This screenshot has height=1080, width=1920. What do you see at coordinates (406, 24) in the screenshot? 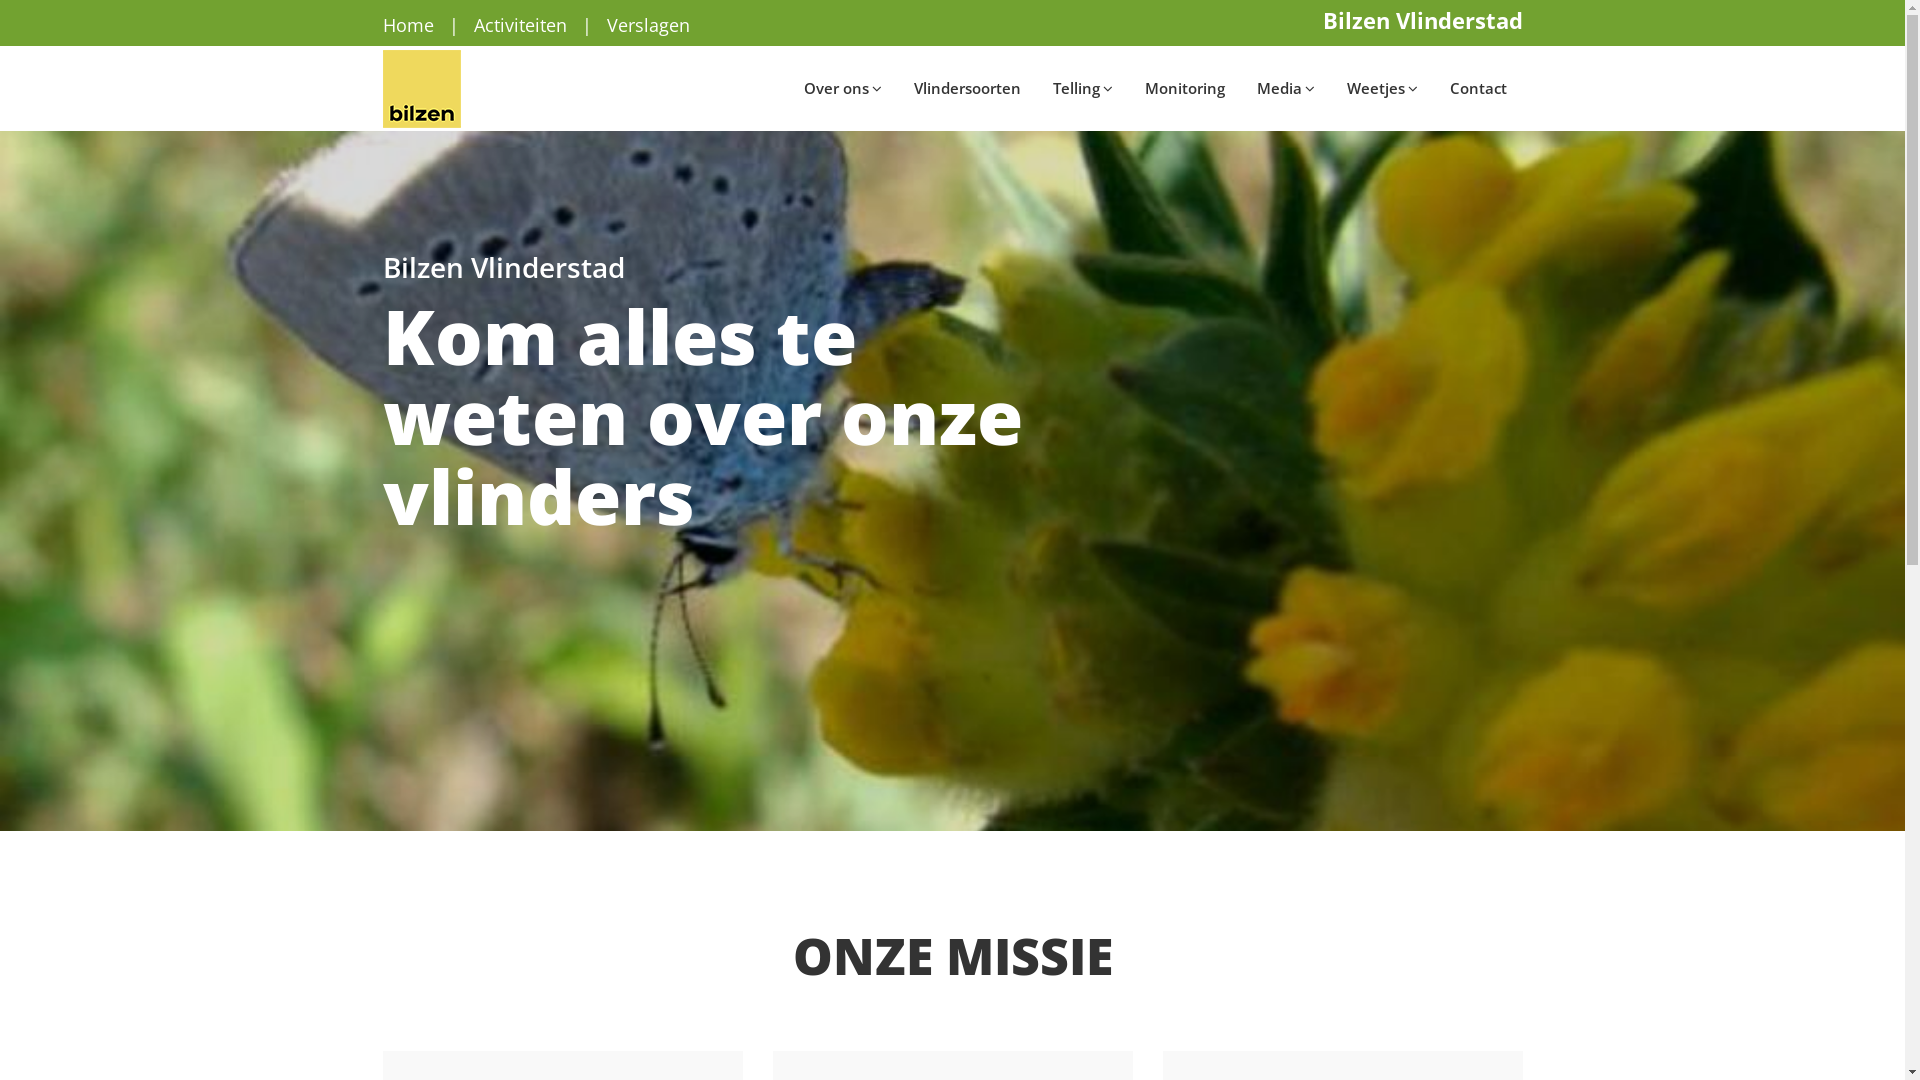
I see `'Home'` at bounding box center [406, 24].